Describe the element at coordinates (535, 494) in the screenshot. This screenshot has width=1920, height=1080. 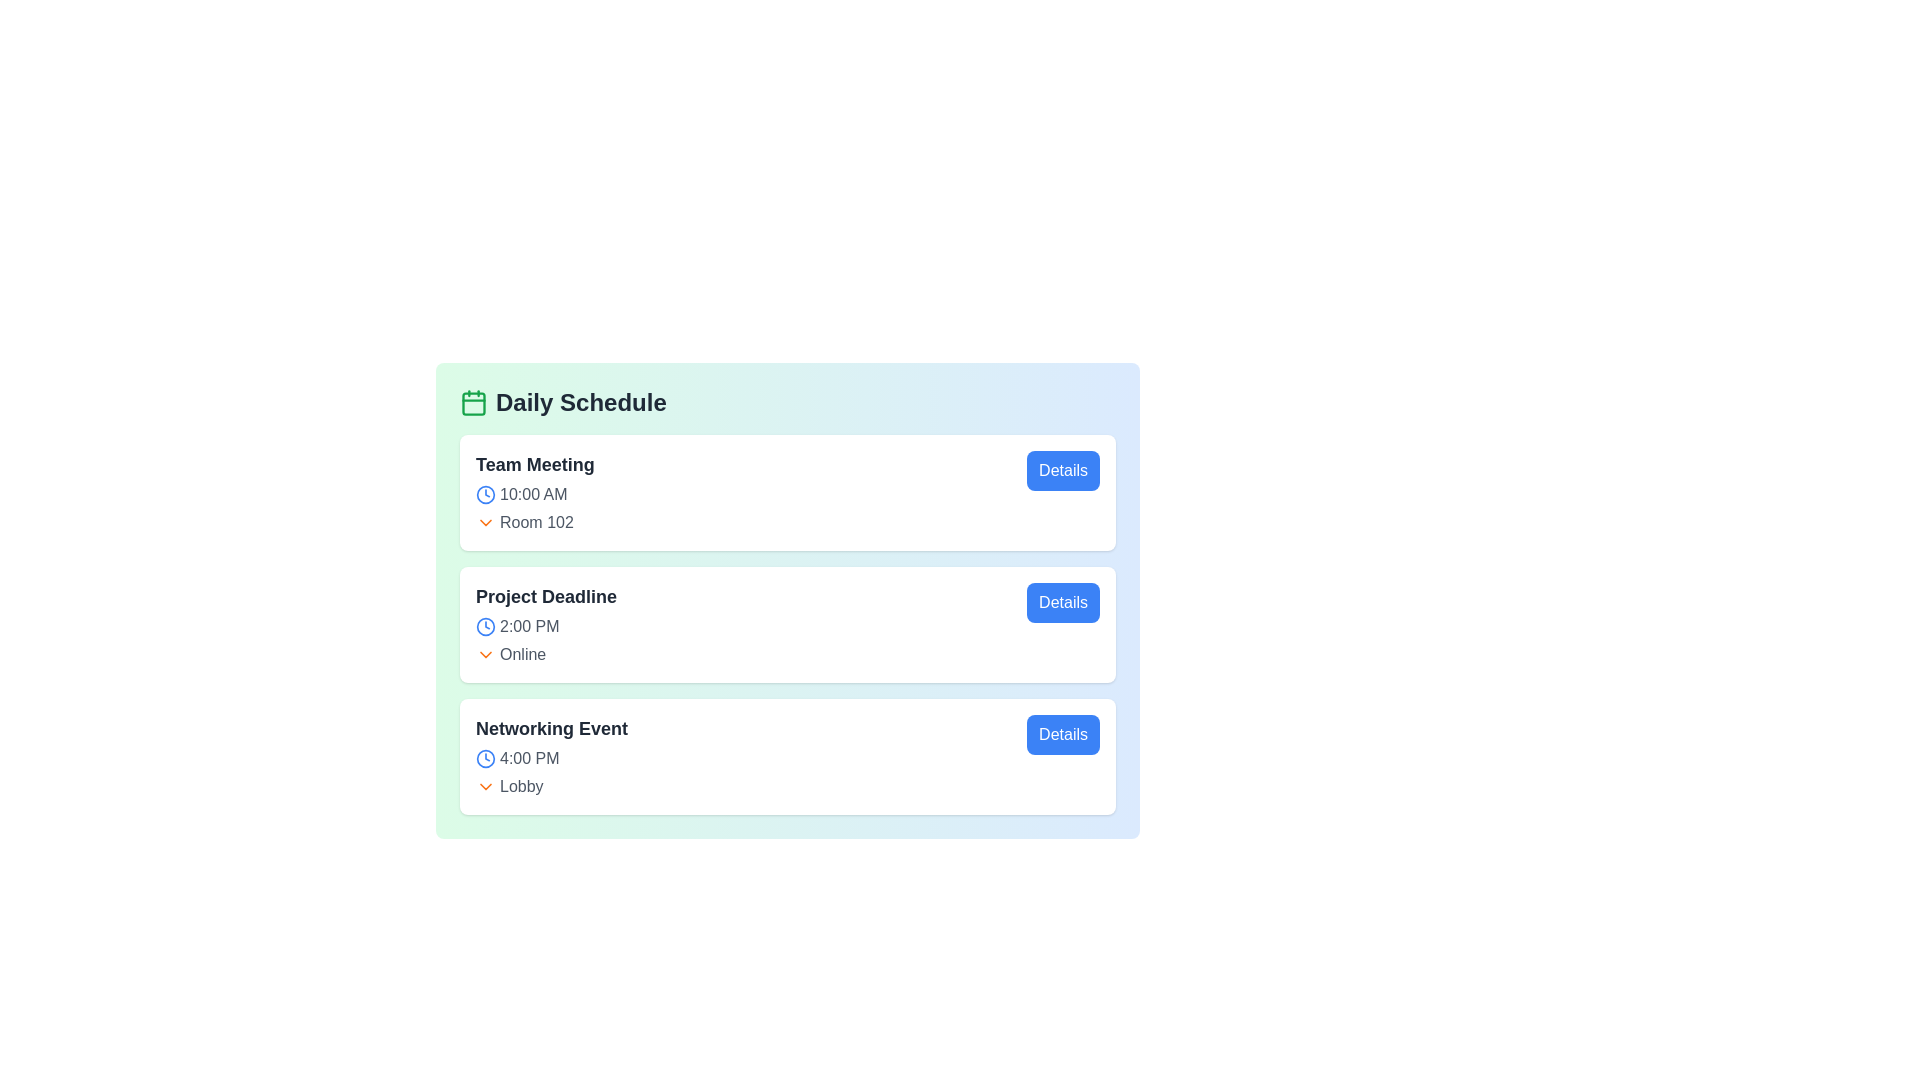
I see `the scheduled time displayed for the 'Team Meeting' event, which is located under the 'Daily Schedule' heading, immediately after the section title` at that location.